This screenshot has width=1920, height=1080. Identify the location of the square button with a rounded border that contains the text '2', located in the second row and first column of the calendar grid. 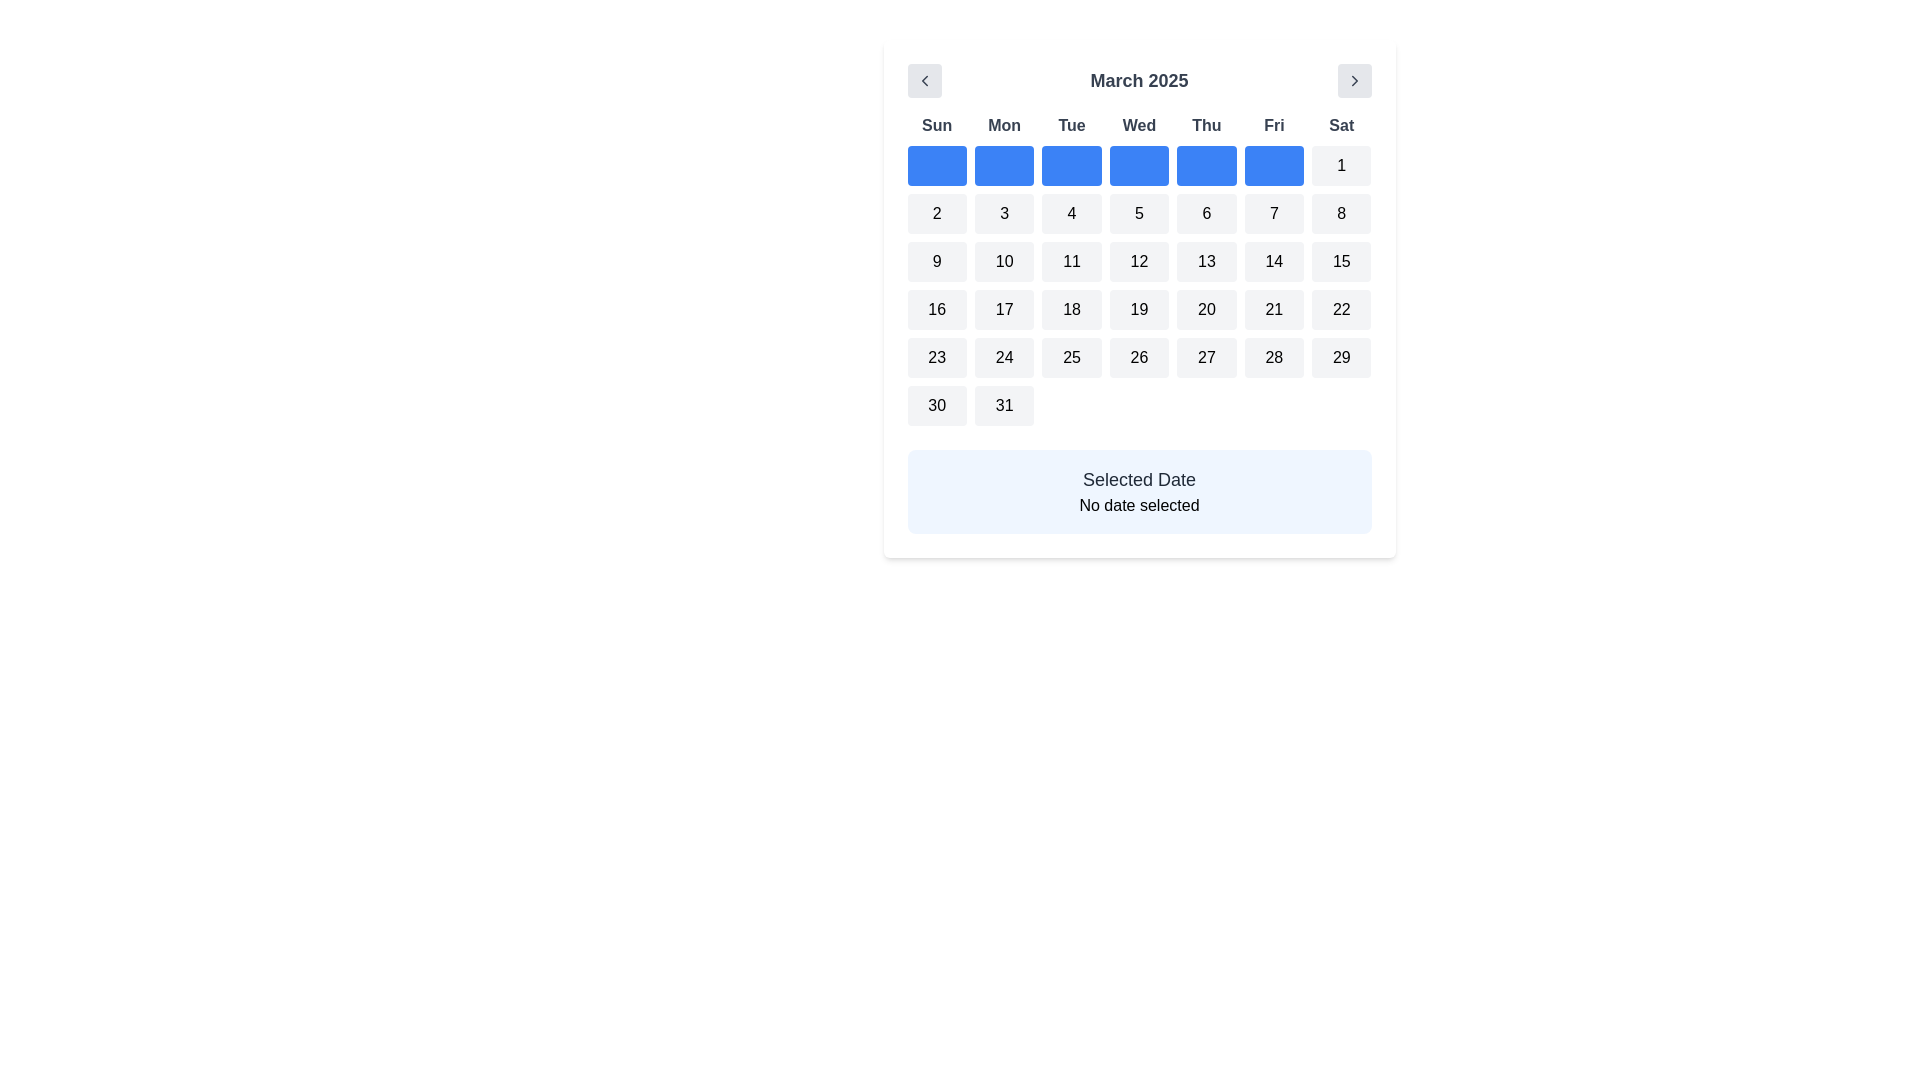
(936, 213).